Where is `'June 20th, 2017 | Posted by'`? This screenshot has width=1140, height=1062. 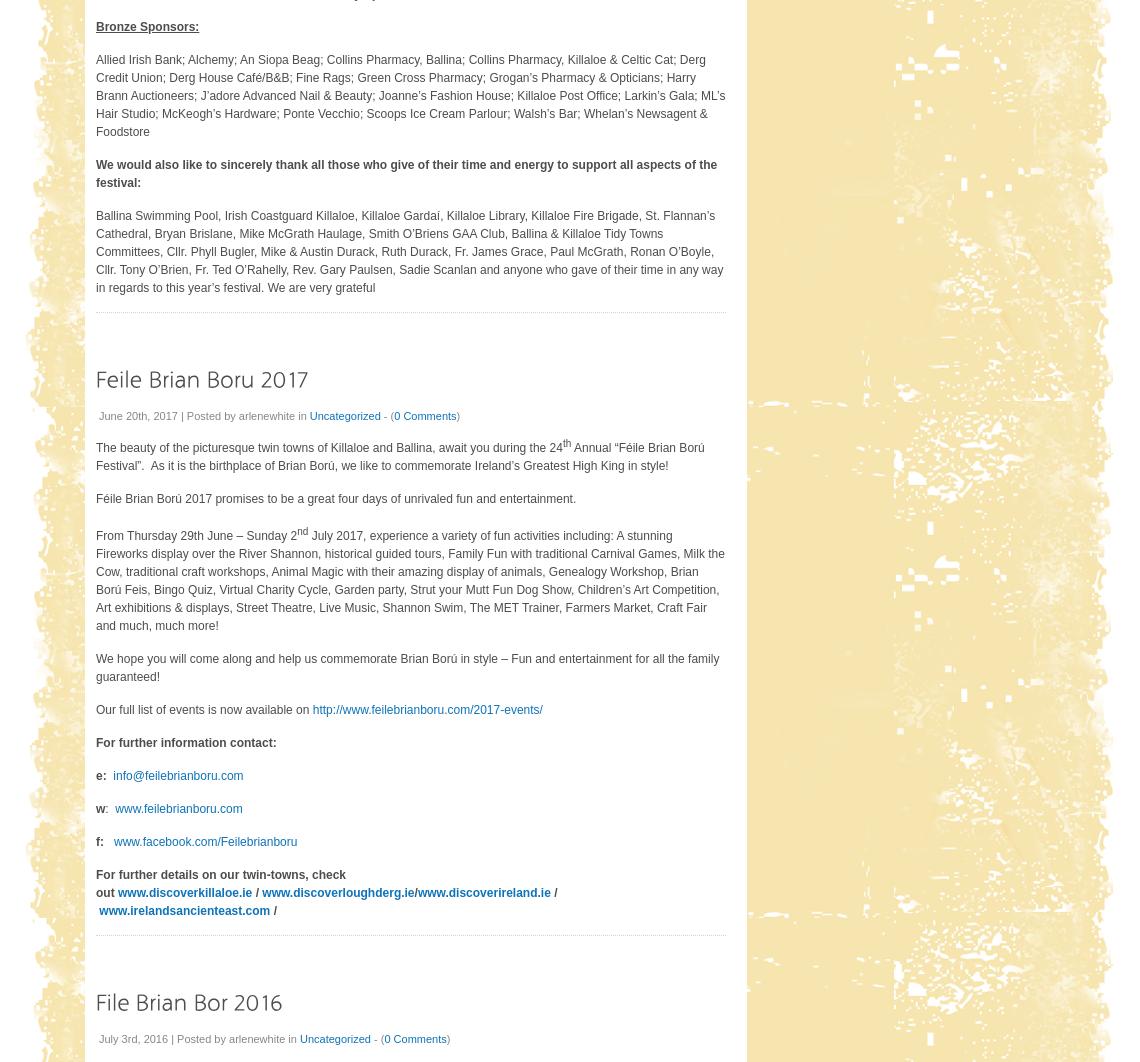 'June 20th, 2017 | Posted by' is located at coordinates (168, 414).